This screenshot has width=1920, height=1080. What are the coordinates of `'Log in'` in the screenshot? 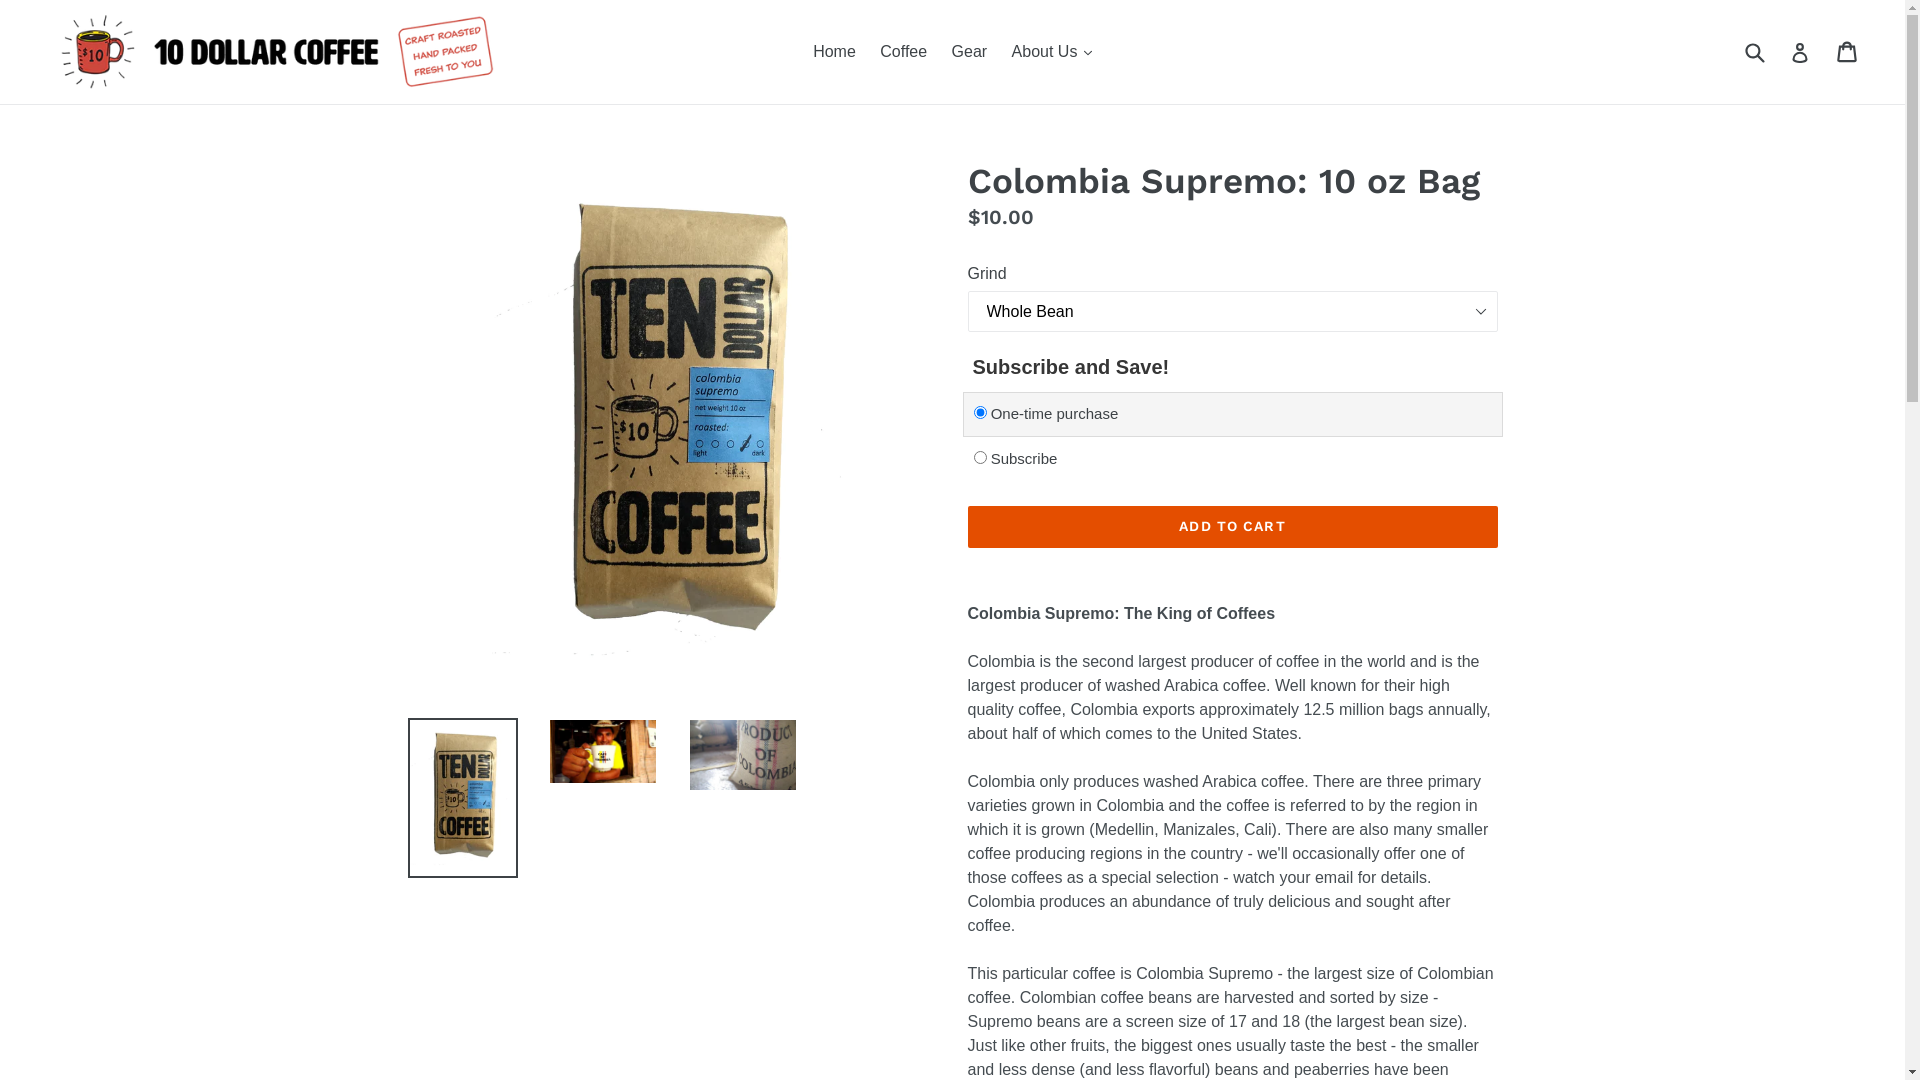 It's located at (1790, 50).